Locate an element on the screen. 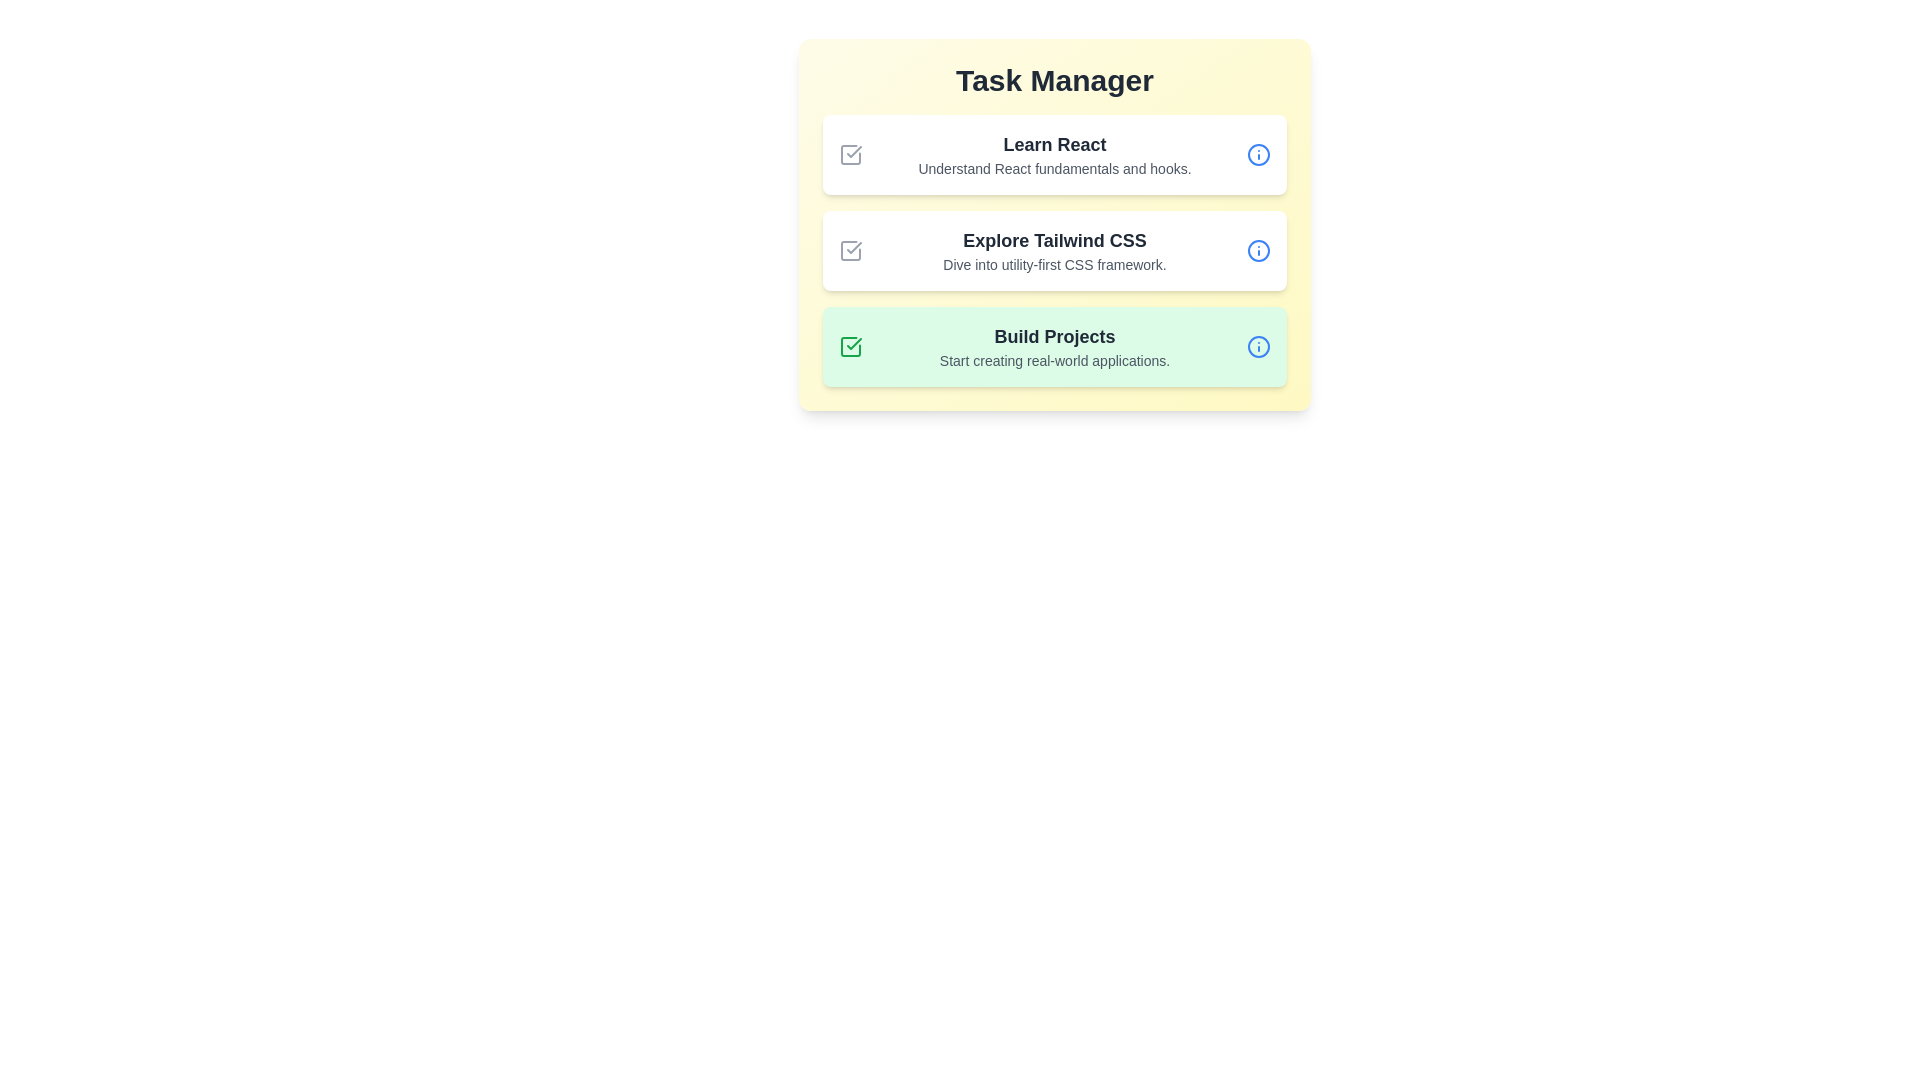  the title of the task Learn React to focus on it is located at coordinates (1054, 144).